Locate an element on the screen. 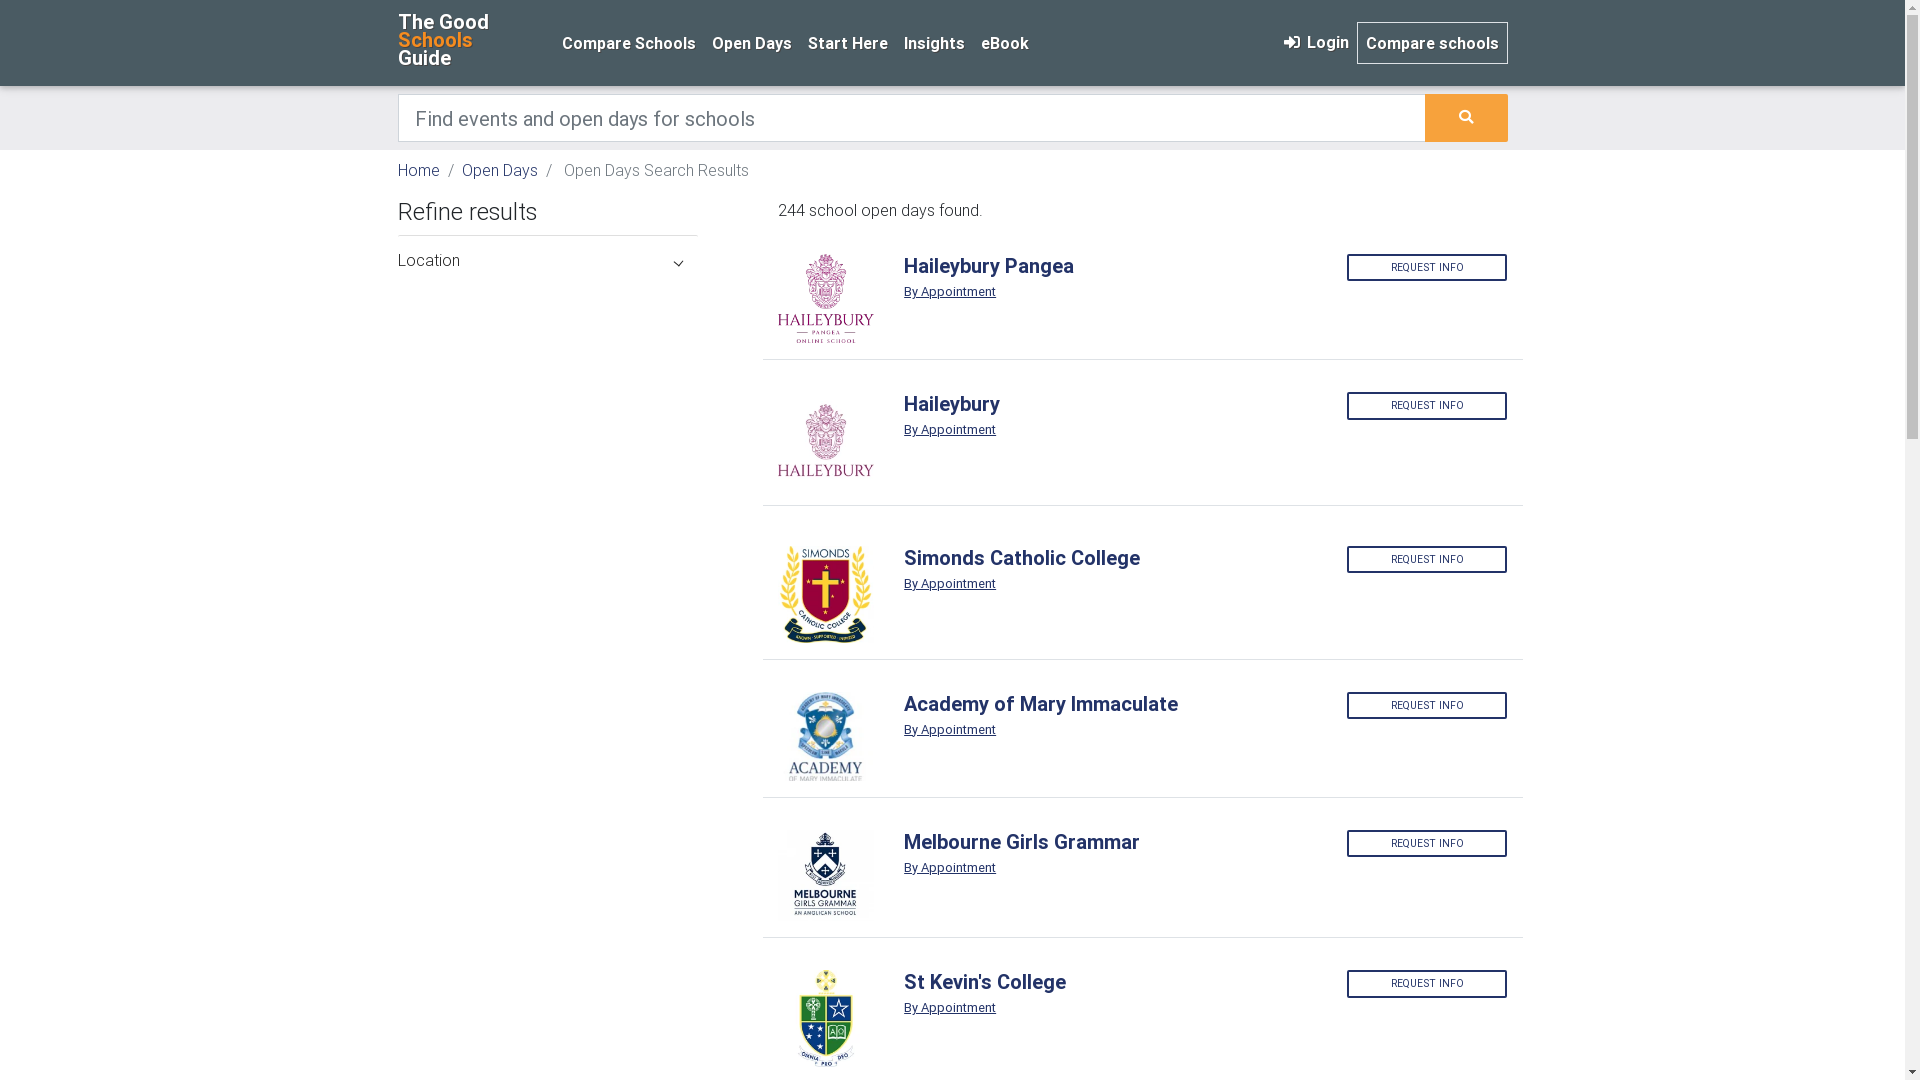 The height and width of the screenshot is (1080, 1920). 'Compare Schools' is located at coordinates (627, 42).